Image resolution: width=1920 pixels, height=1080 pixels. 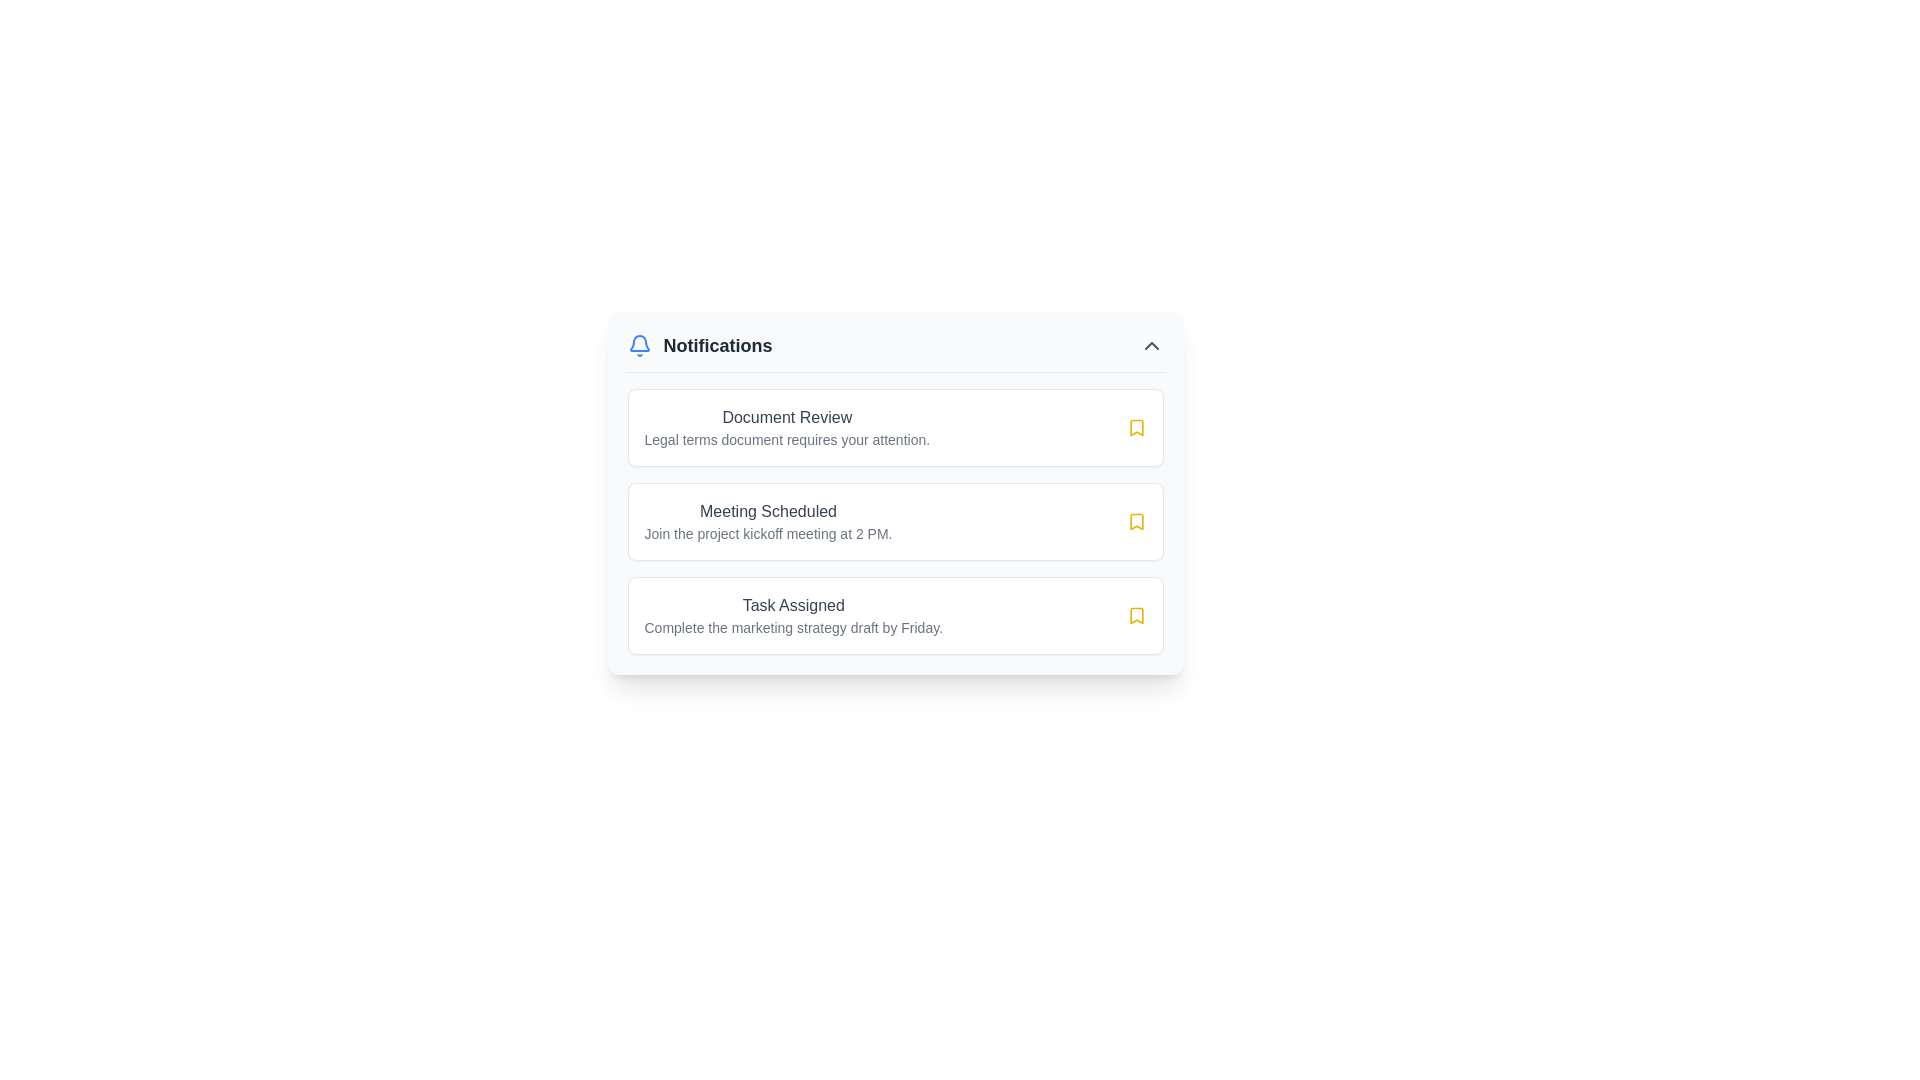 What do you see at coordinates (786, 427) in the screenshot?
I see `the 'Document Review' notification card to acknowledge or open the document, which is styled with a bold header and a lighter gray message, located in the notifications center` at bounding box center [786, 427].